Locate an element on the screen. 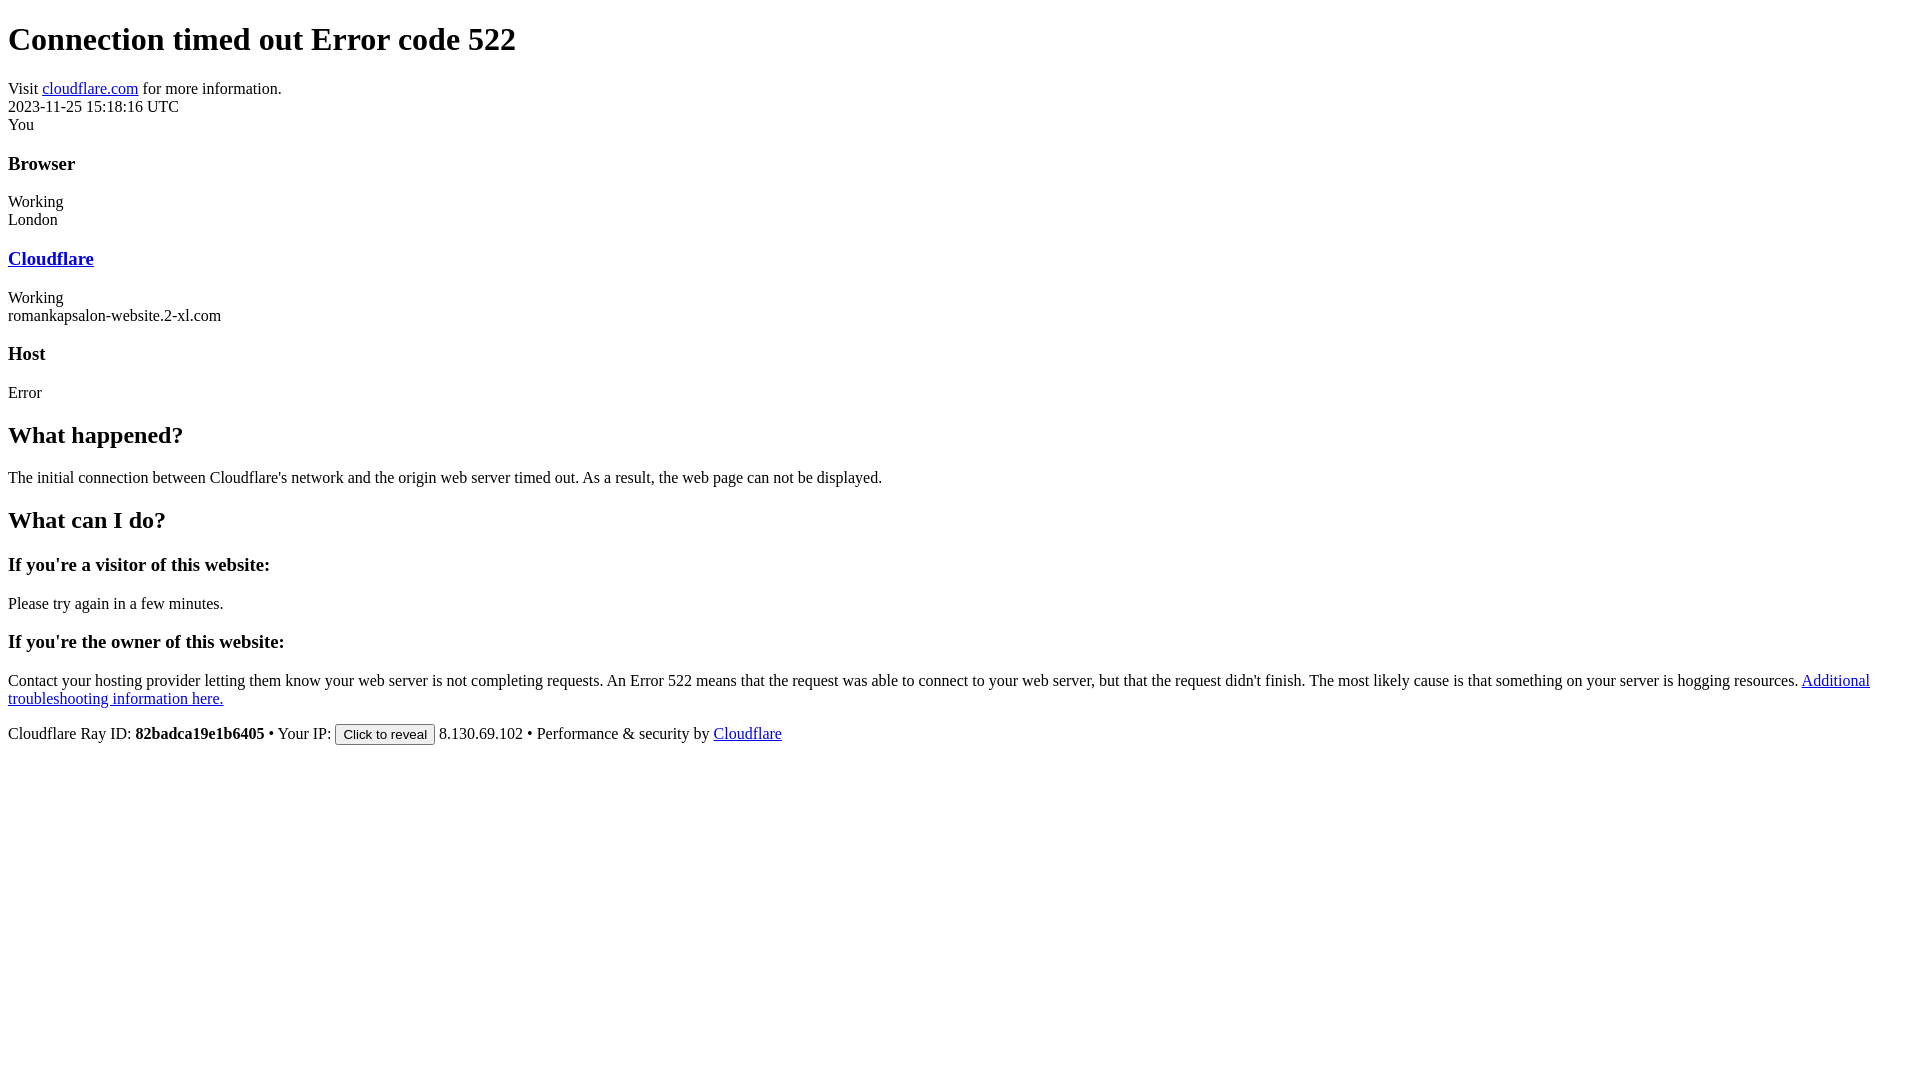 The height and width of the screenshot is (1080, 1920). 'Cloudflare' is located at coordinates (747, 733).